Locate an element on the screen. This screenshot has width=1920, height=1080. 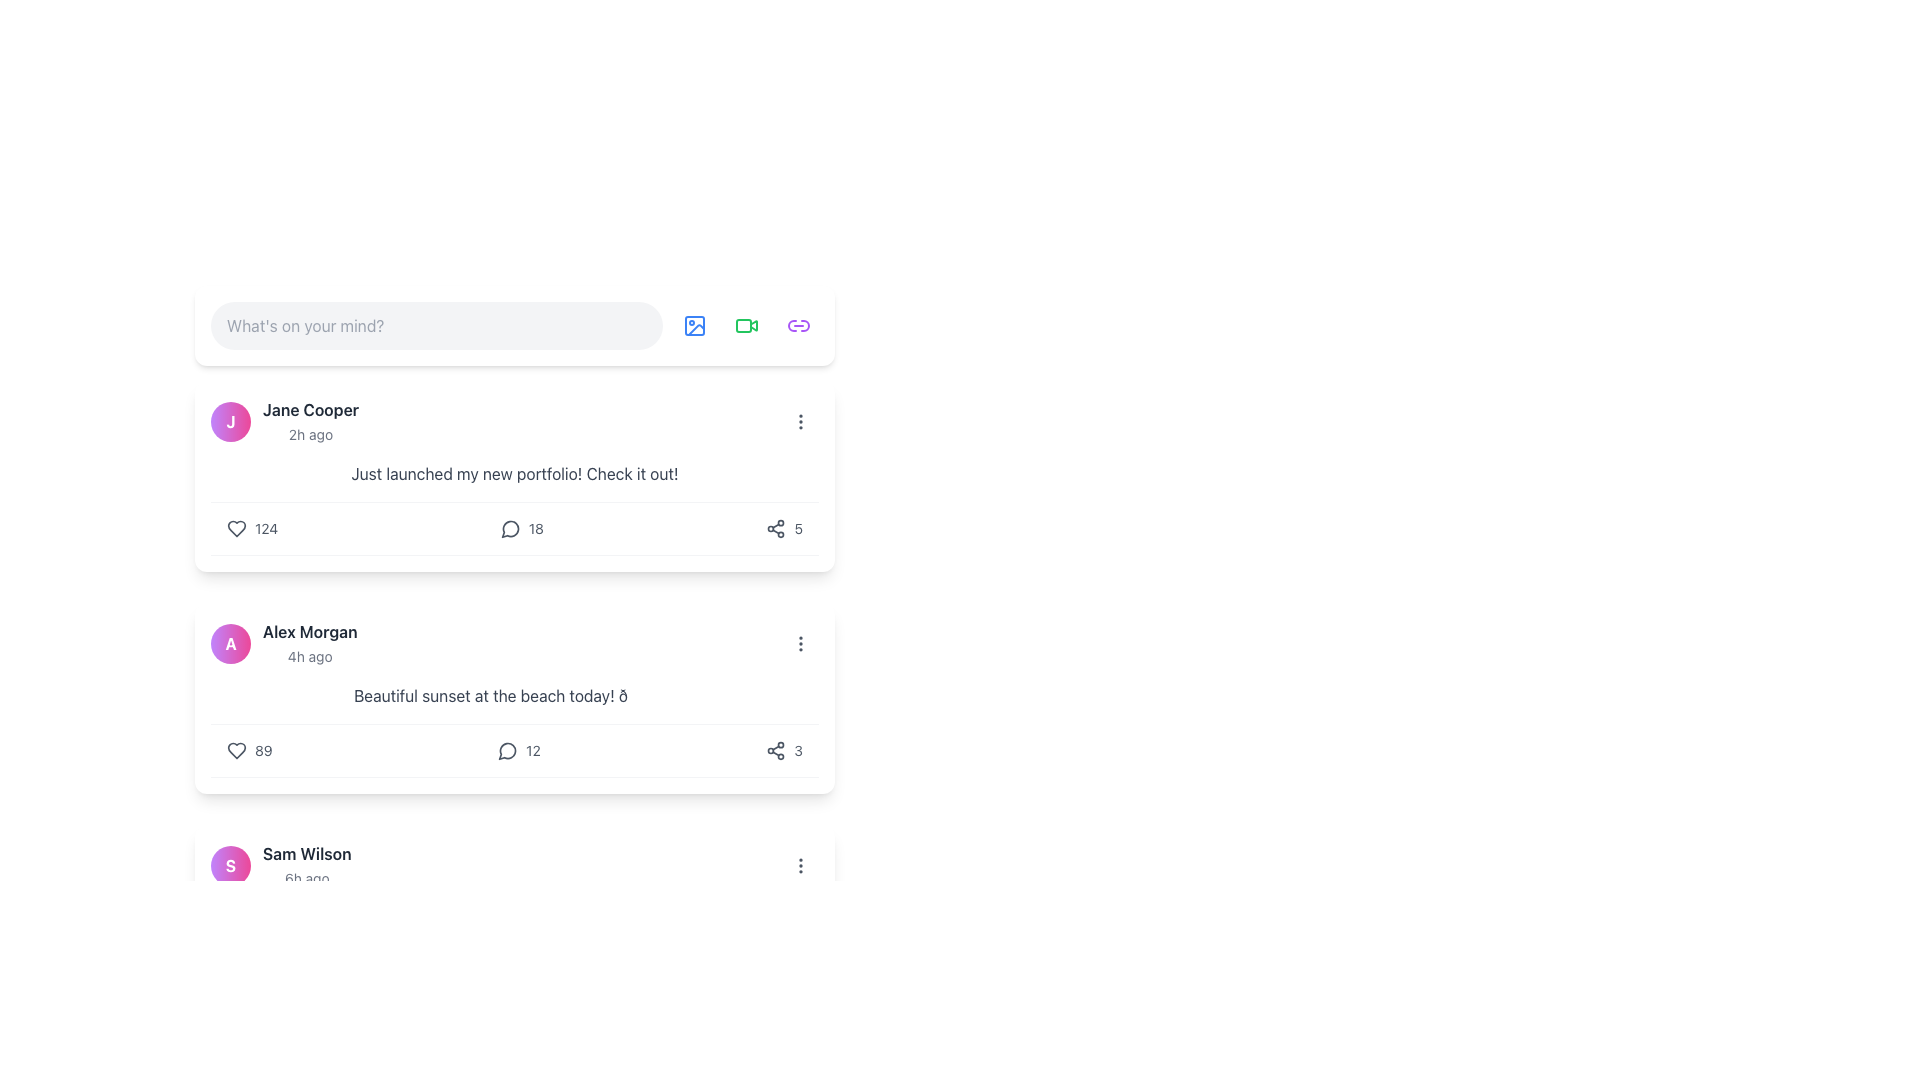
the static text label displaying the name of the user 'Sam Wilson' associated with the post, located in the lower section of the interface as part of a card-like structure is located at coordinates (306, 853).